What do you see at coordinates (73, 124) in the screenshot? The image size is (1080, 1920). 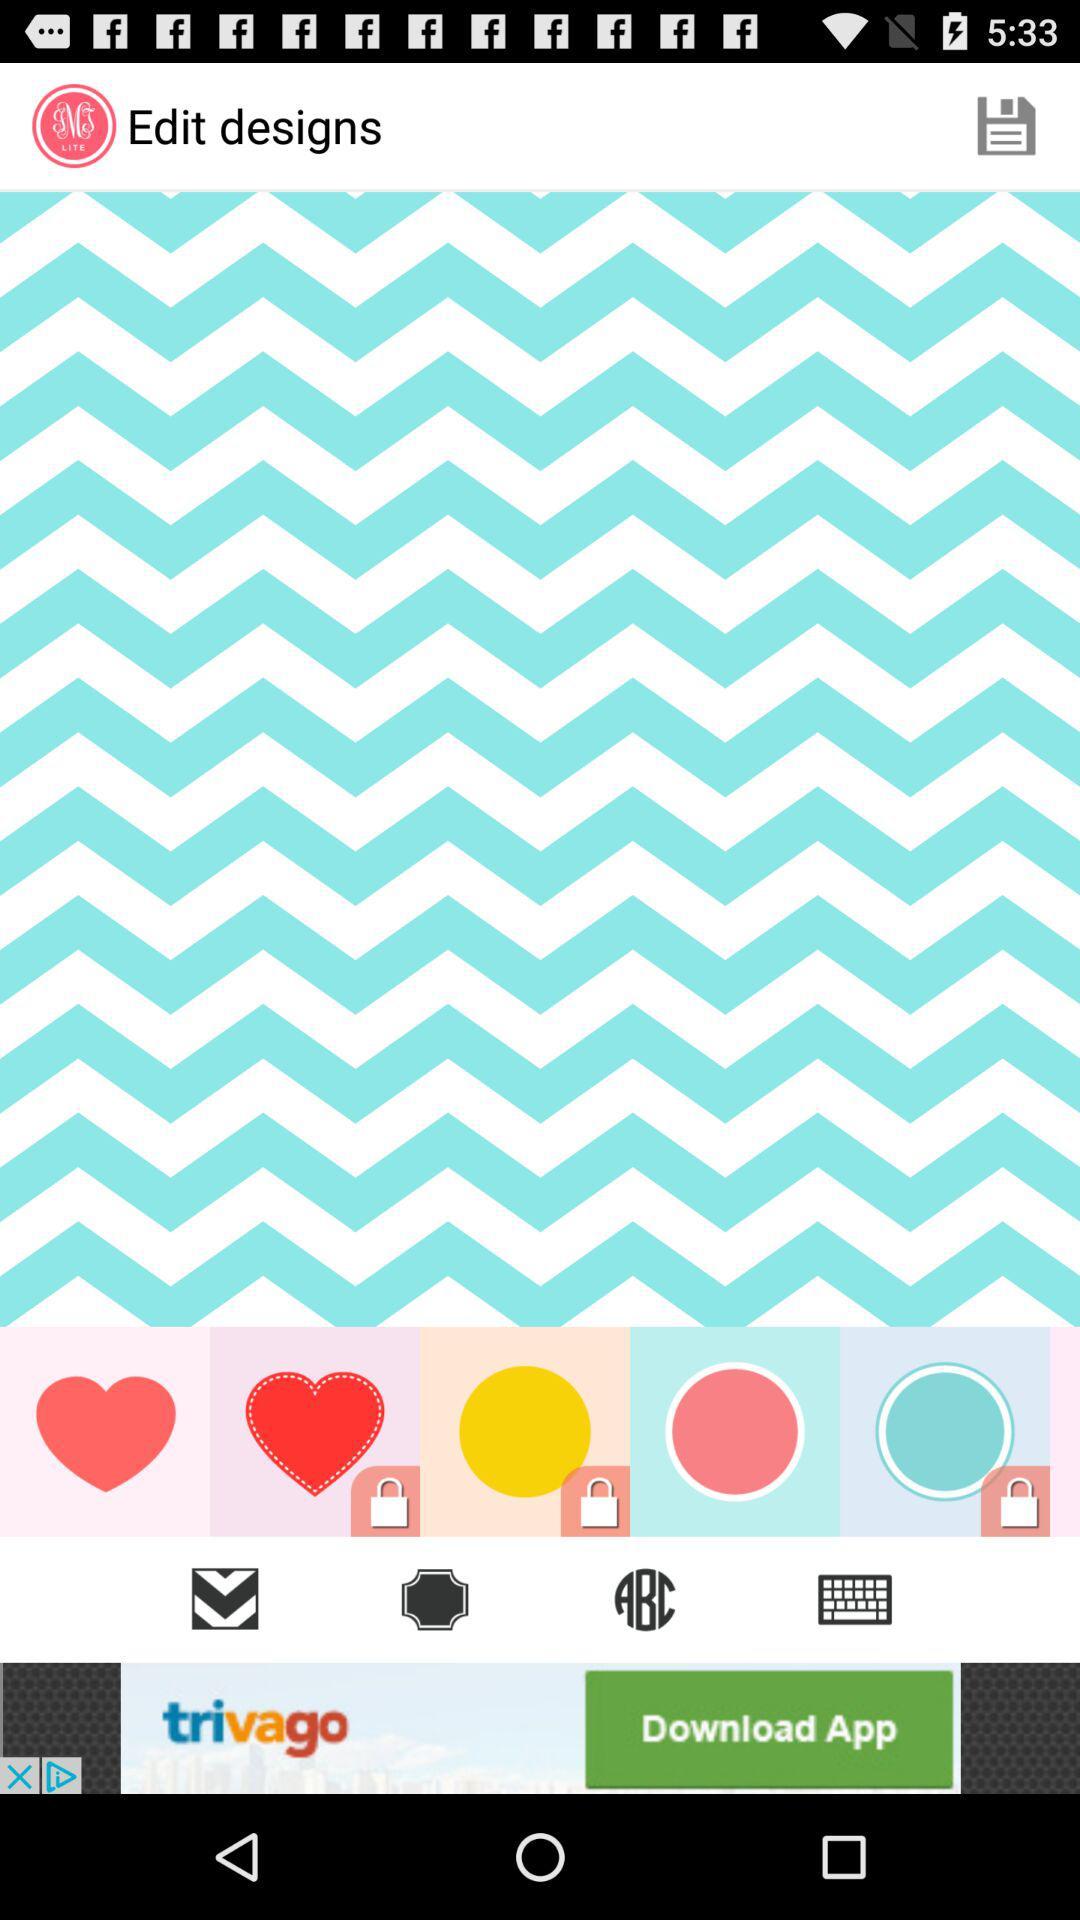 I see `the first  icon in second line` at bounding box center [73, 124].